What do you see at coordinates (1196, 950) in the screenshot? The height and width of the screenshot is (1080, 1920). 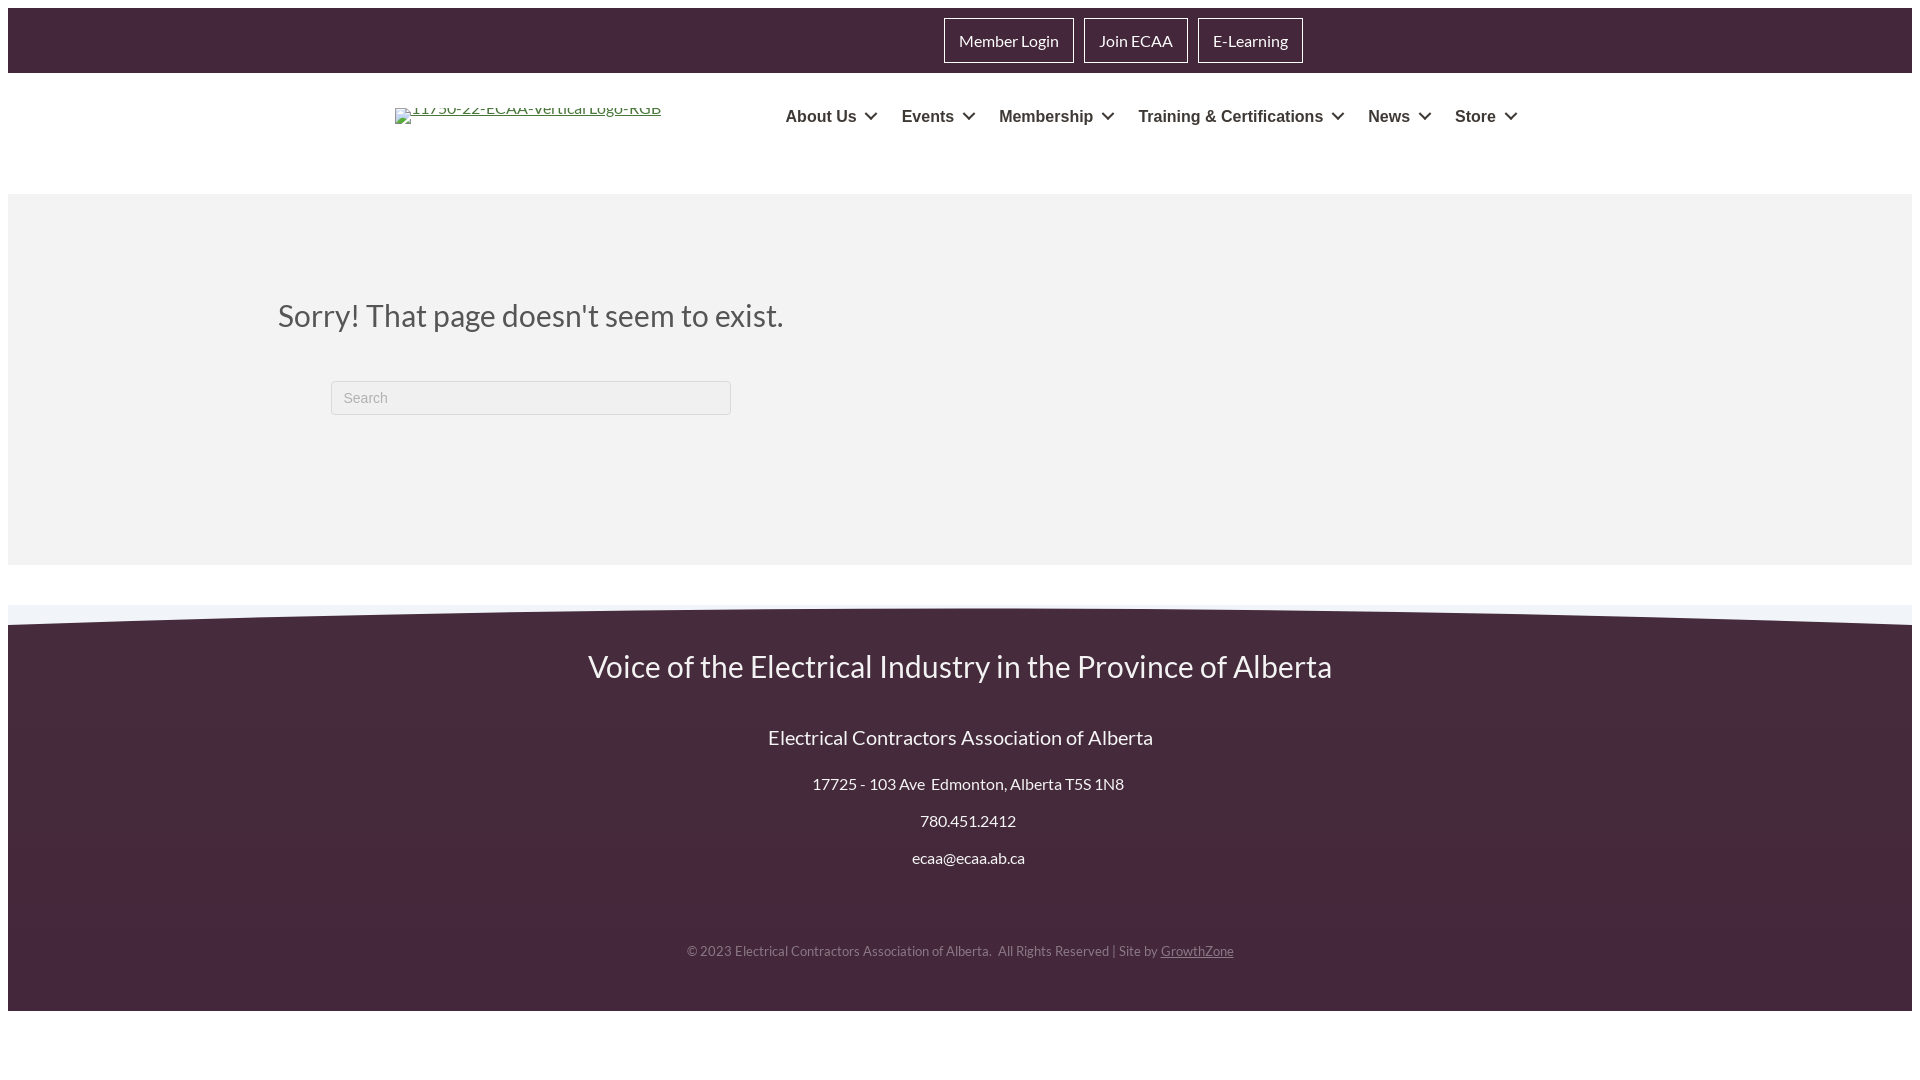 I see `'GrowthZone'` at bounding box center [1196, 950].